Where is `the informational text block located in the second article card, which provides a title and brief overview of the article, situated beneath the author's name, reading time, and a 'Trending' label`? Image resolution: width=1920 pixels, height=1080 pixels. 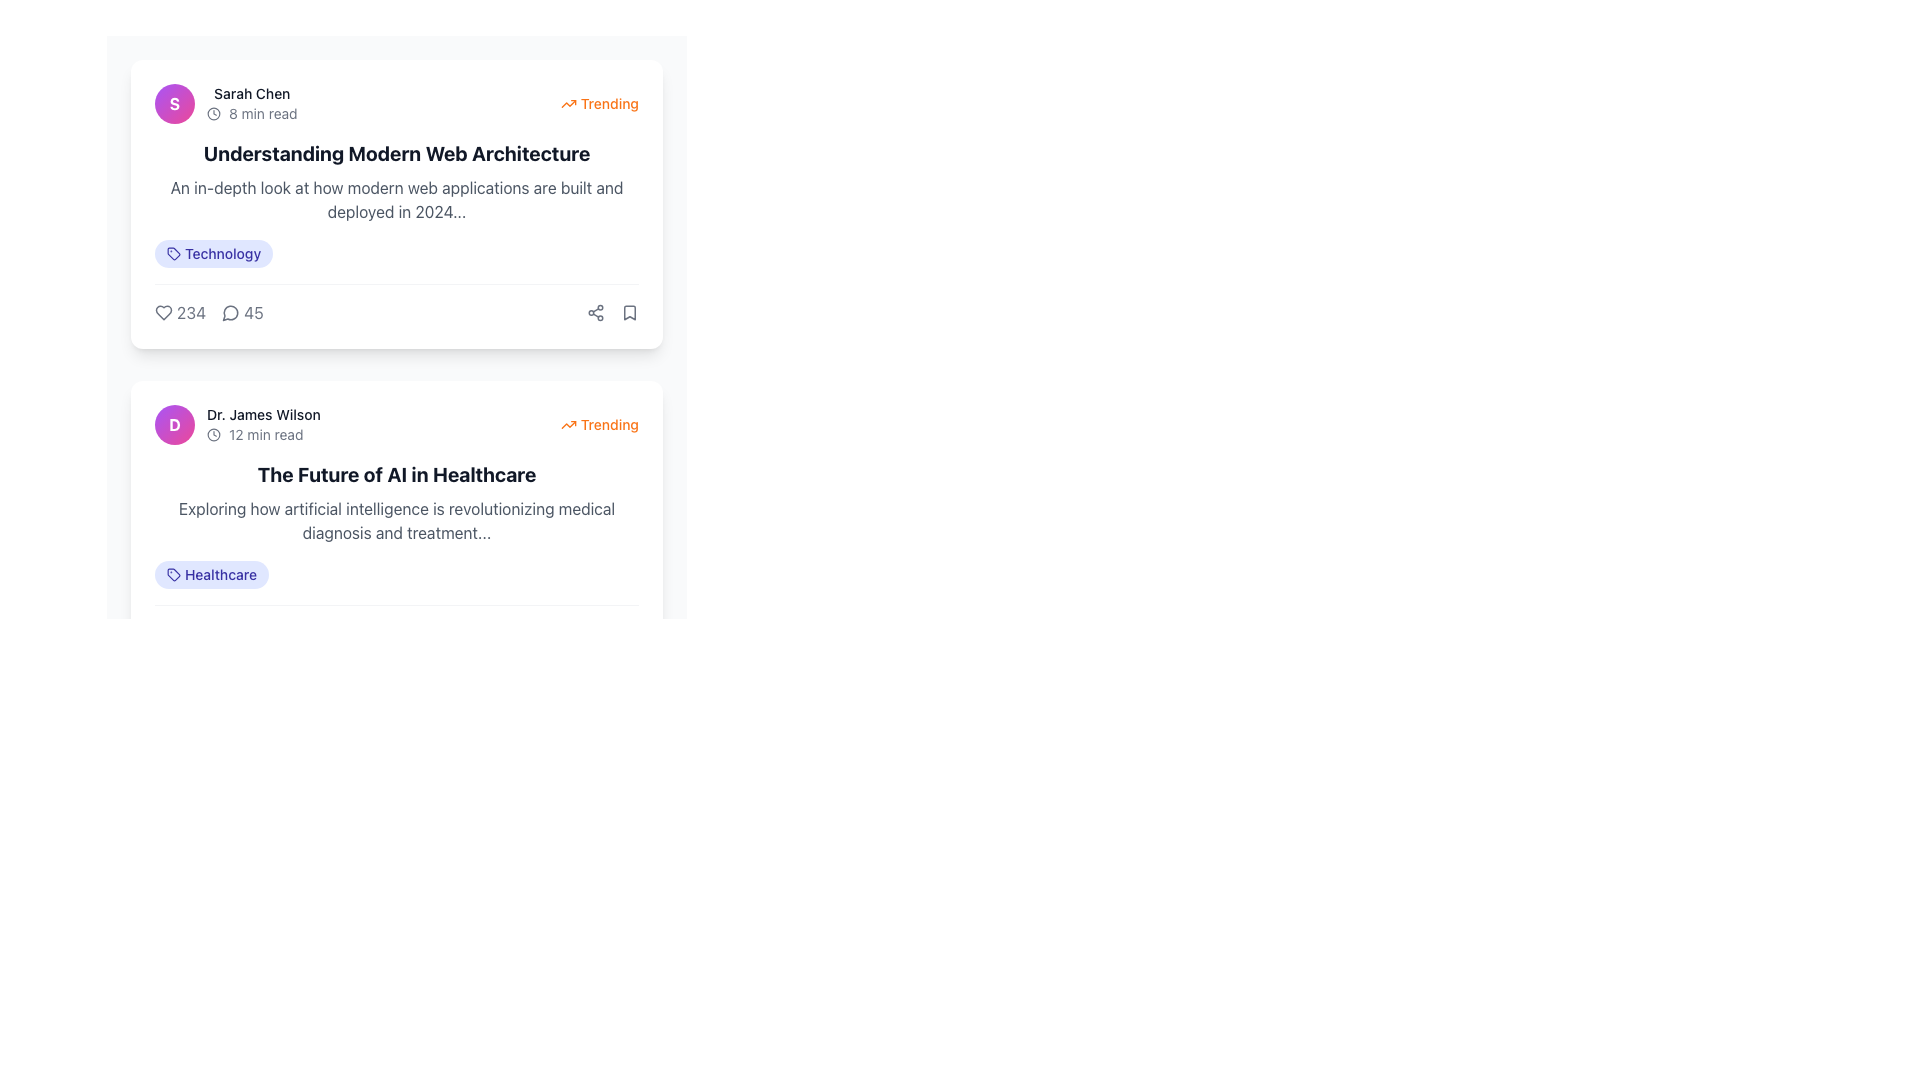
the informational text block located in the second article card, which provides a title and brief overview of the article, situated beneath the author's name, reading time, and a 'Trending' label is located at coordinates (397, 501).